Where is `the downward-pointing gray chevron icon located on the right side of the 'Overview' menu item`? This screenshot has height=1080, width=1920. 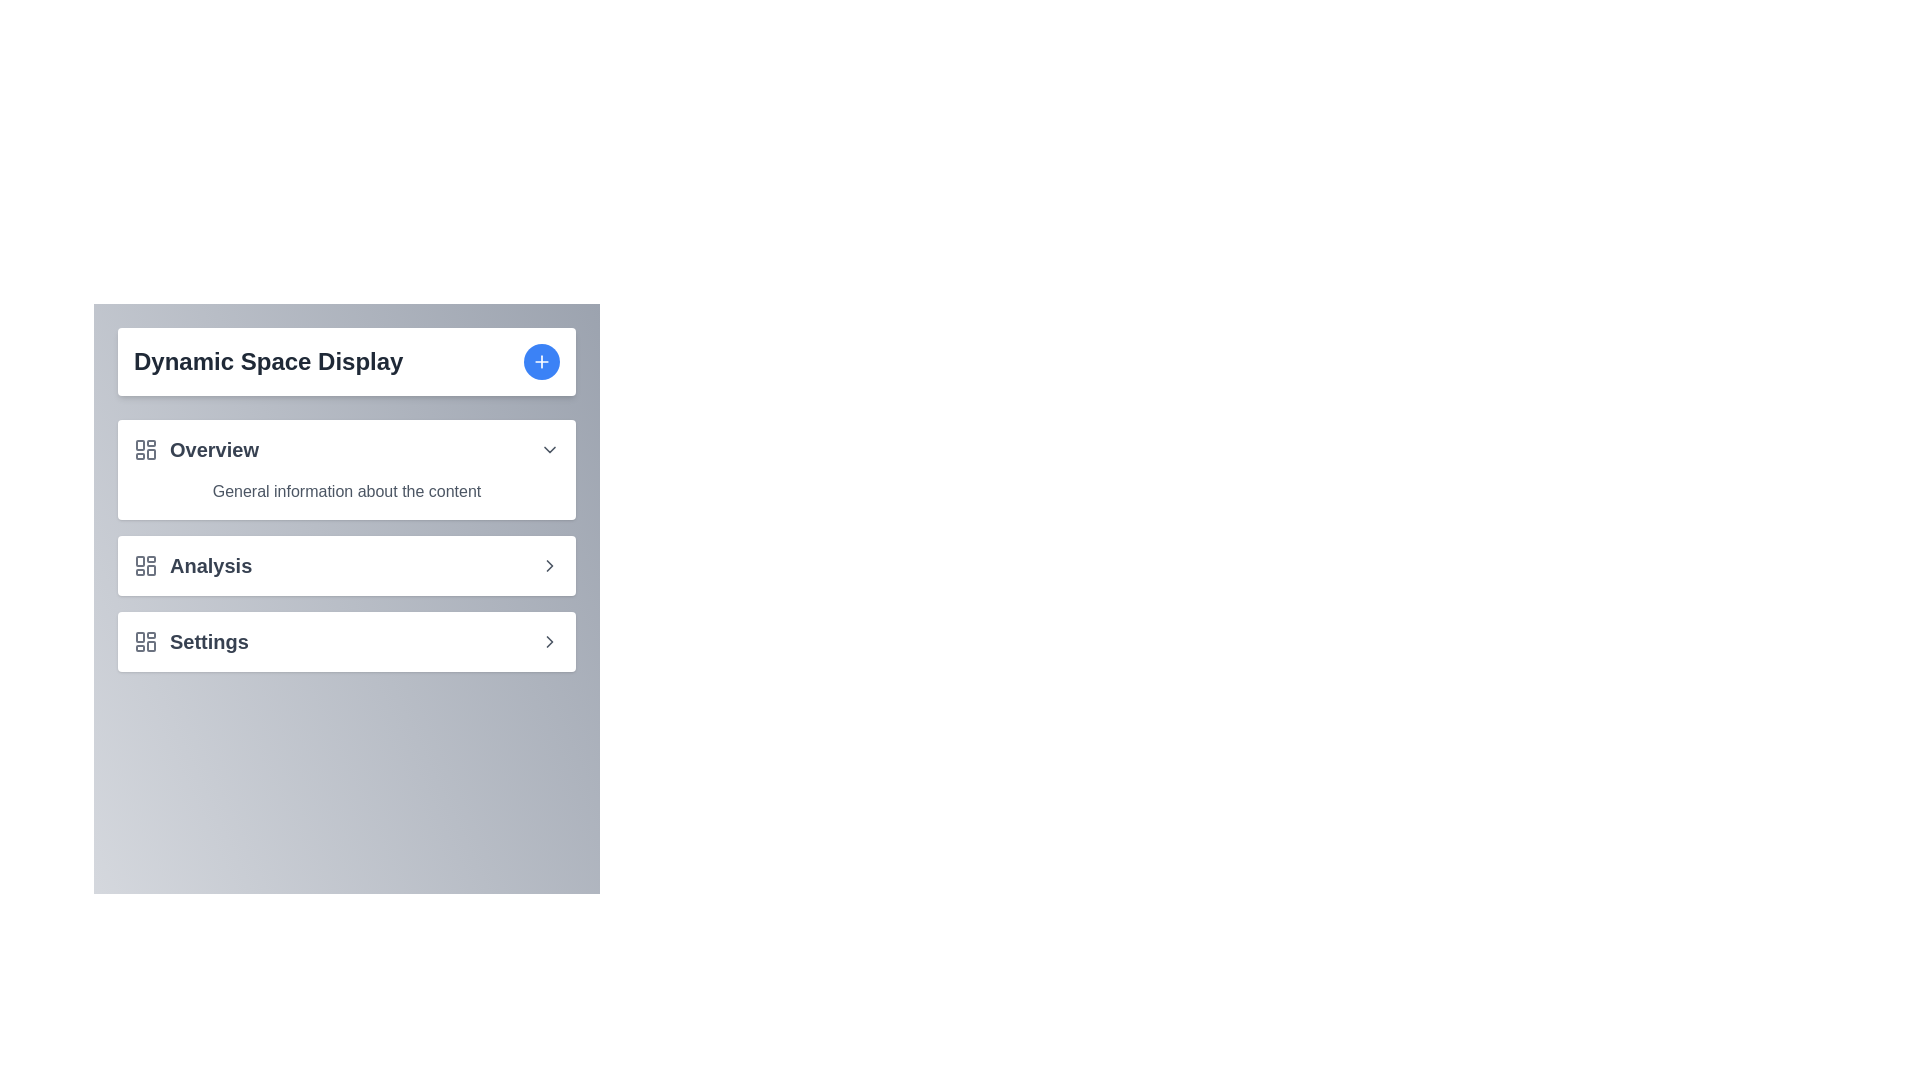 the downward-pointing gray chevron icon located on the right side of the 'Overview' menu item is located at coordinates (550, 450).